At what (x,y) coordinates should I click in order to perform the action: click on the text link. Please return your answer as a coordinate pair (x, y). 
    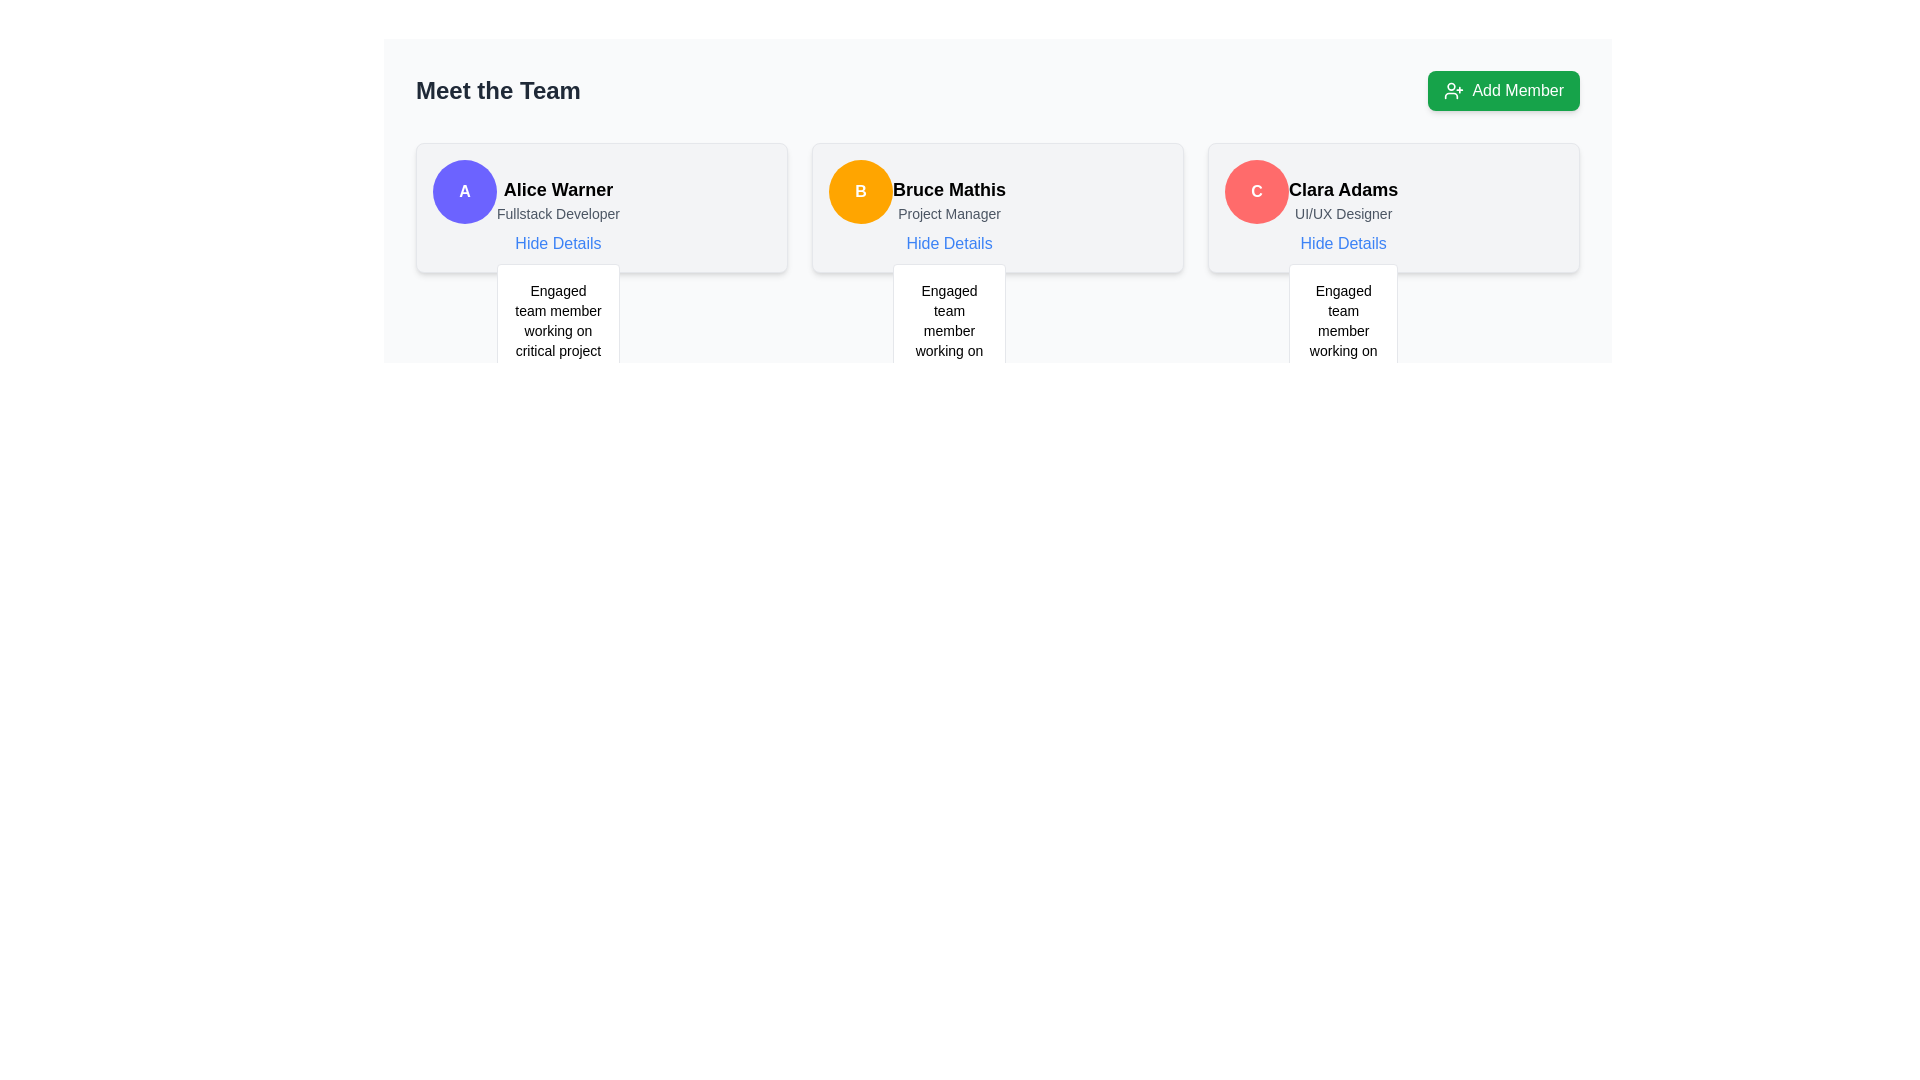
    Looking at the image, I should click on (948, 242).